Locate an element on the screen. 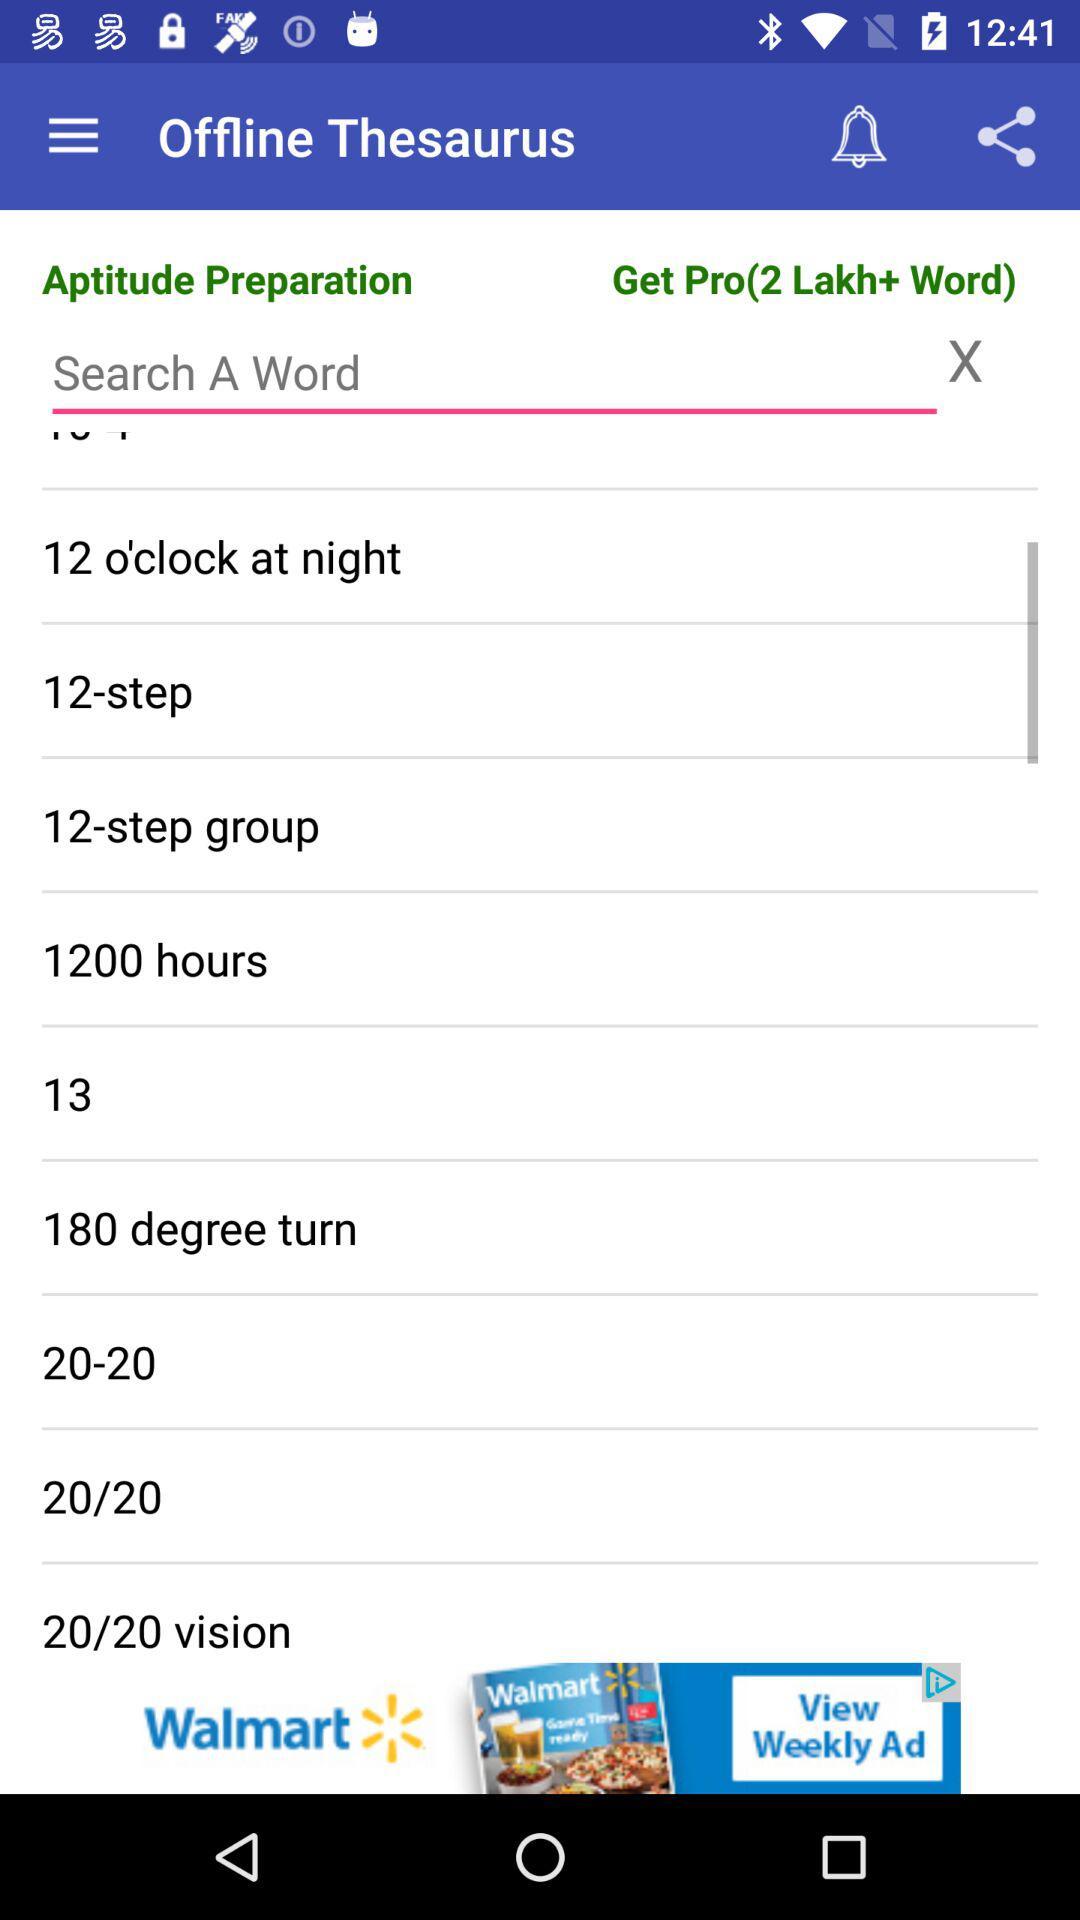 Image resolution: width=1080 pixels, height=1920 pixels. the symbol beside search a word is located at coordinates (992, 359).